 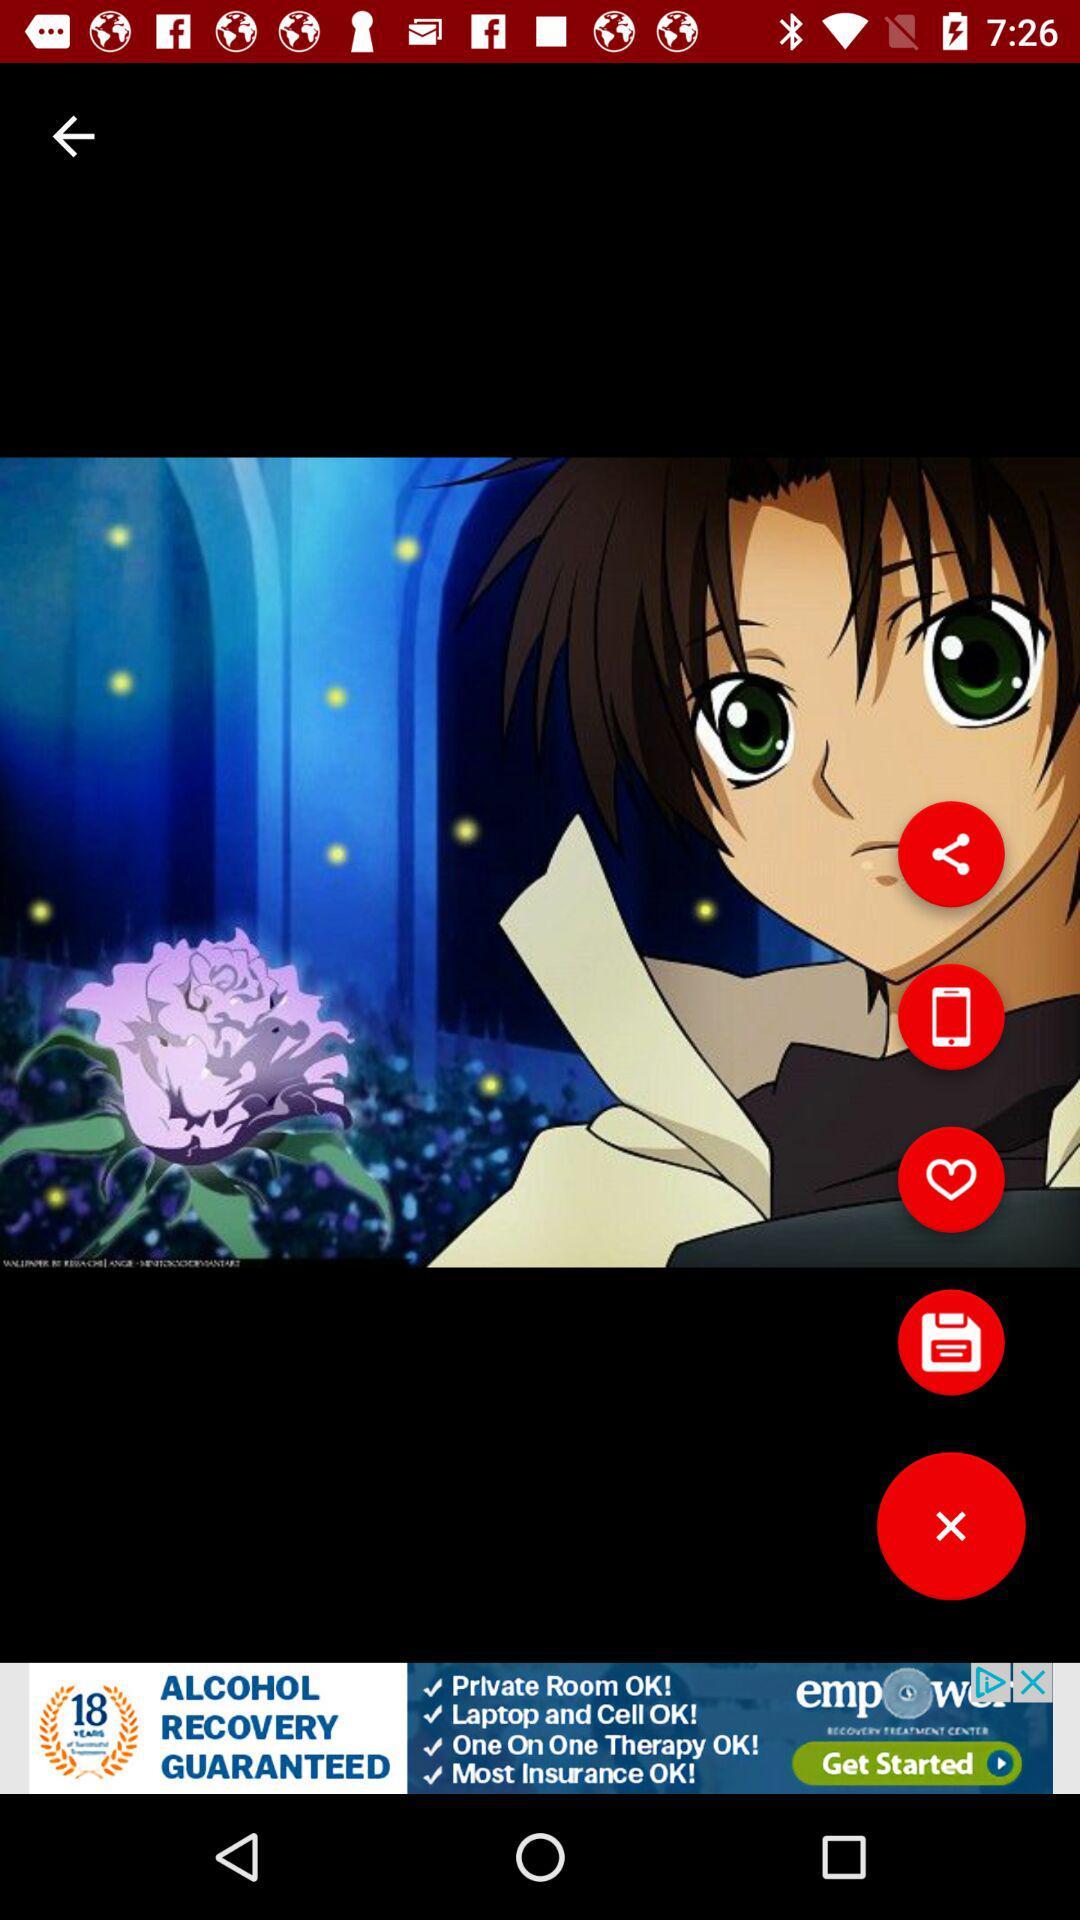 What do you see at coordinates (950, 1187) in the screenshot?
I see `the favorite icon` at bounding box center [950, 1187].